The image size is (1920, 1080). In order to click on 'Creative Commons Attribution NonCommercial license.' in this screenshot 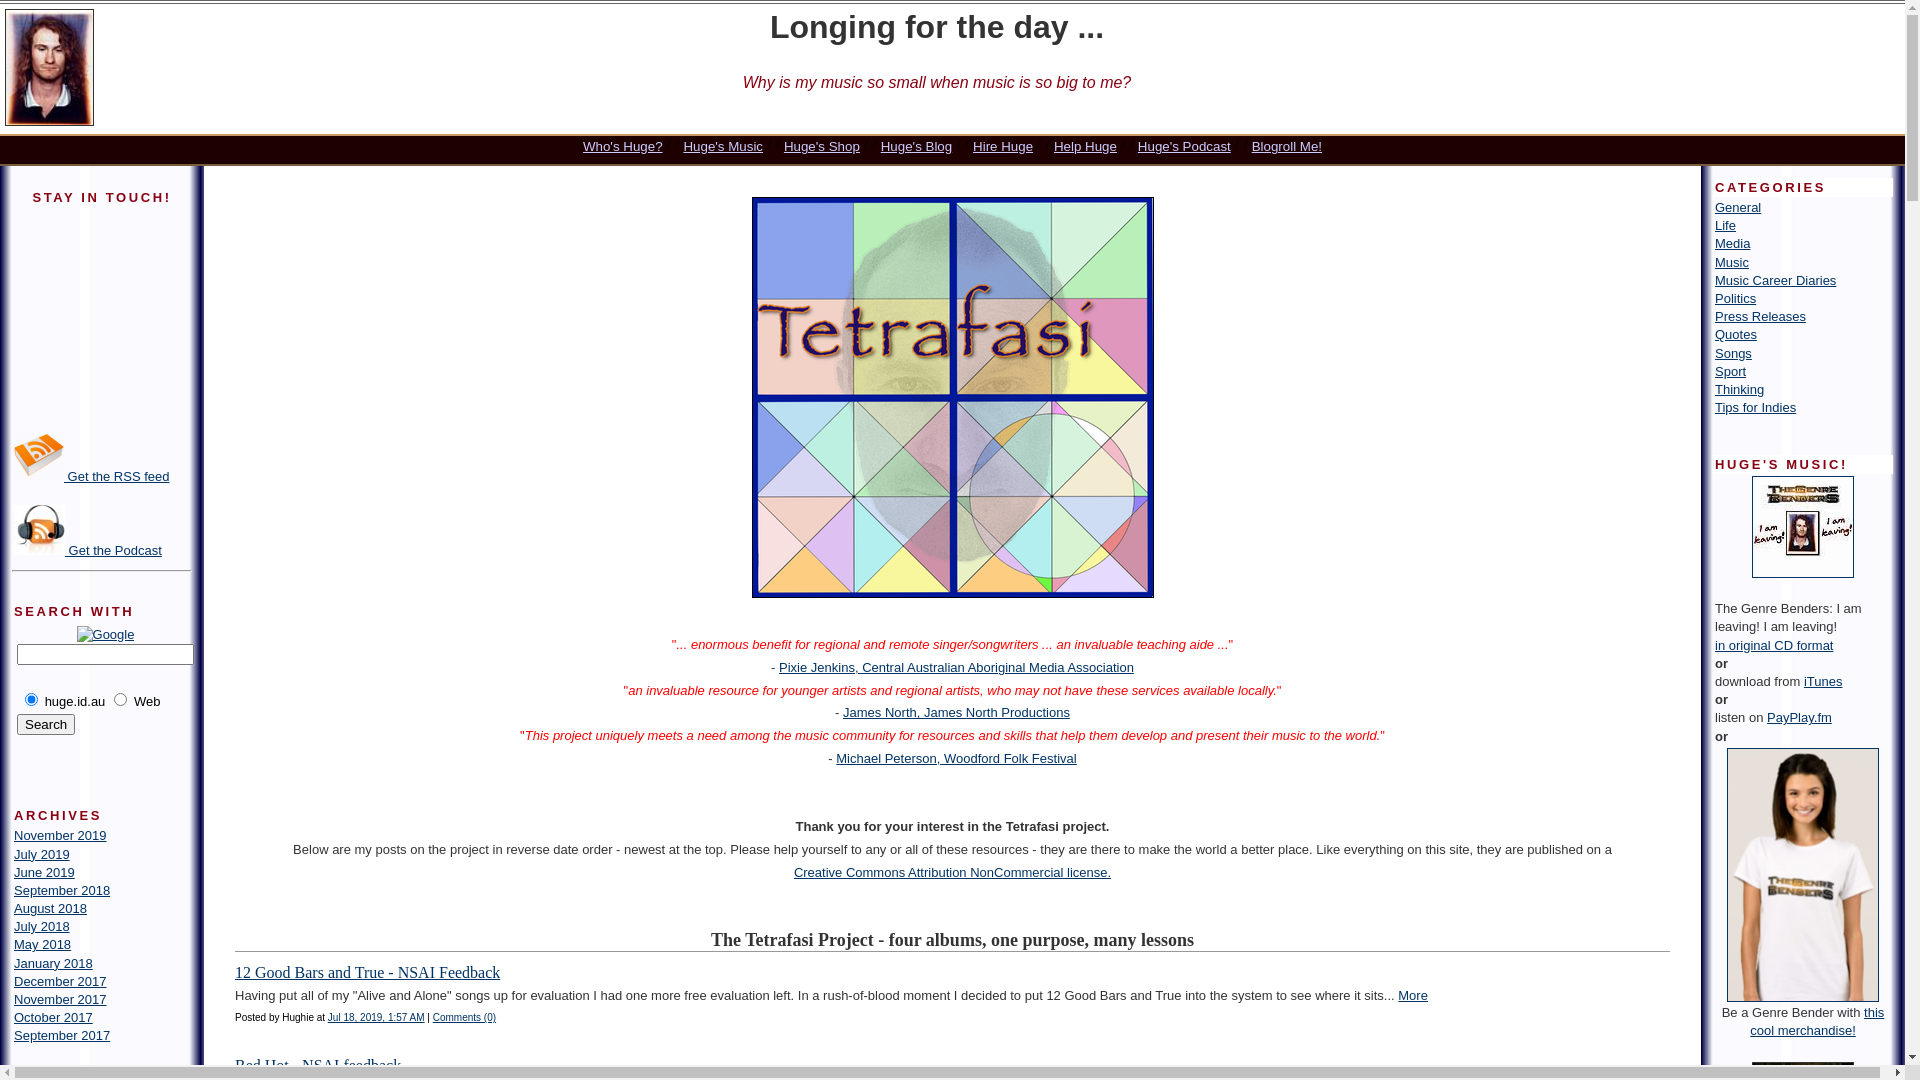, I will do `click(951, 870)`.